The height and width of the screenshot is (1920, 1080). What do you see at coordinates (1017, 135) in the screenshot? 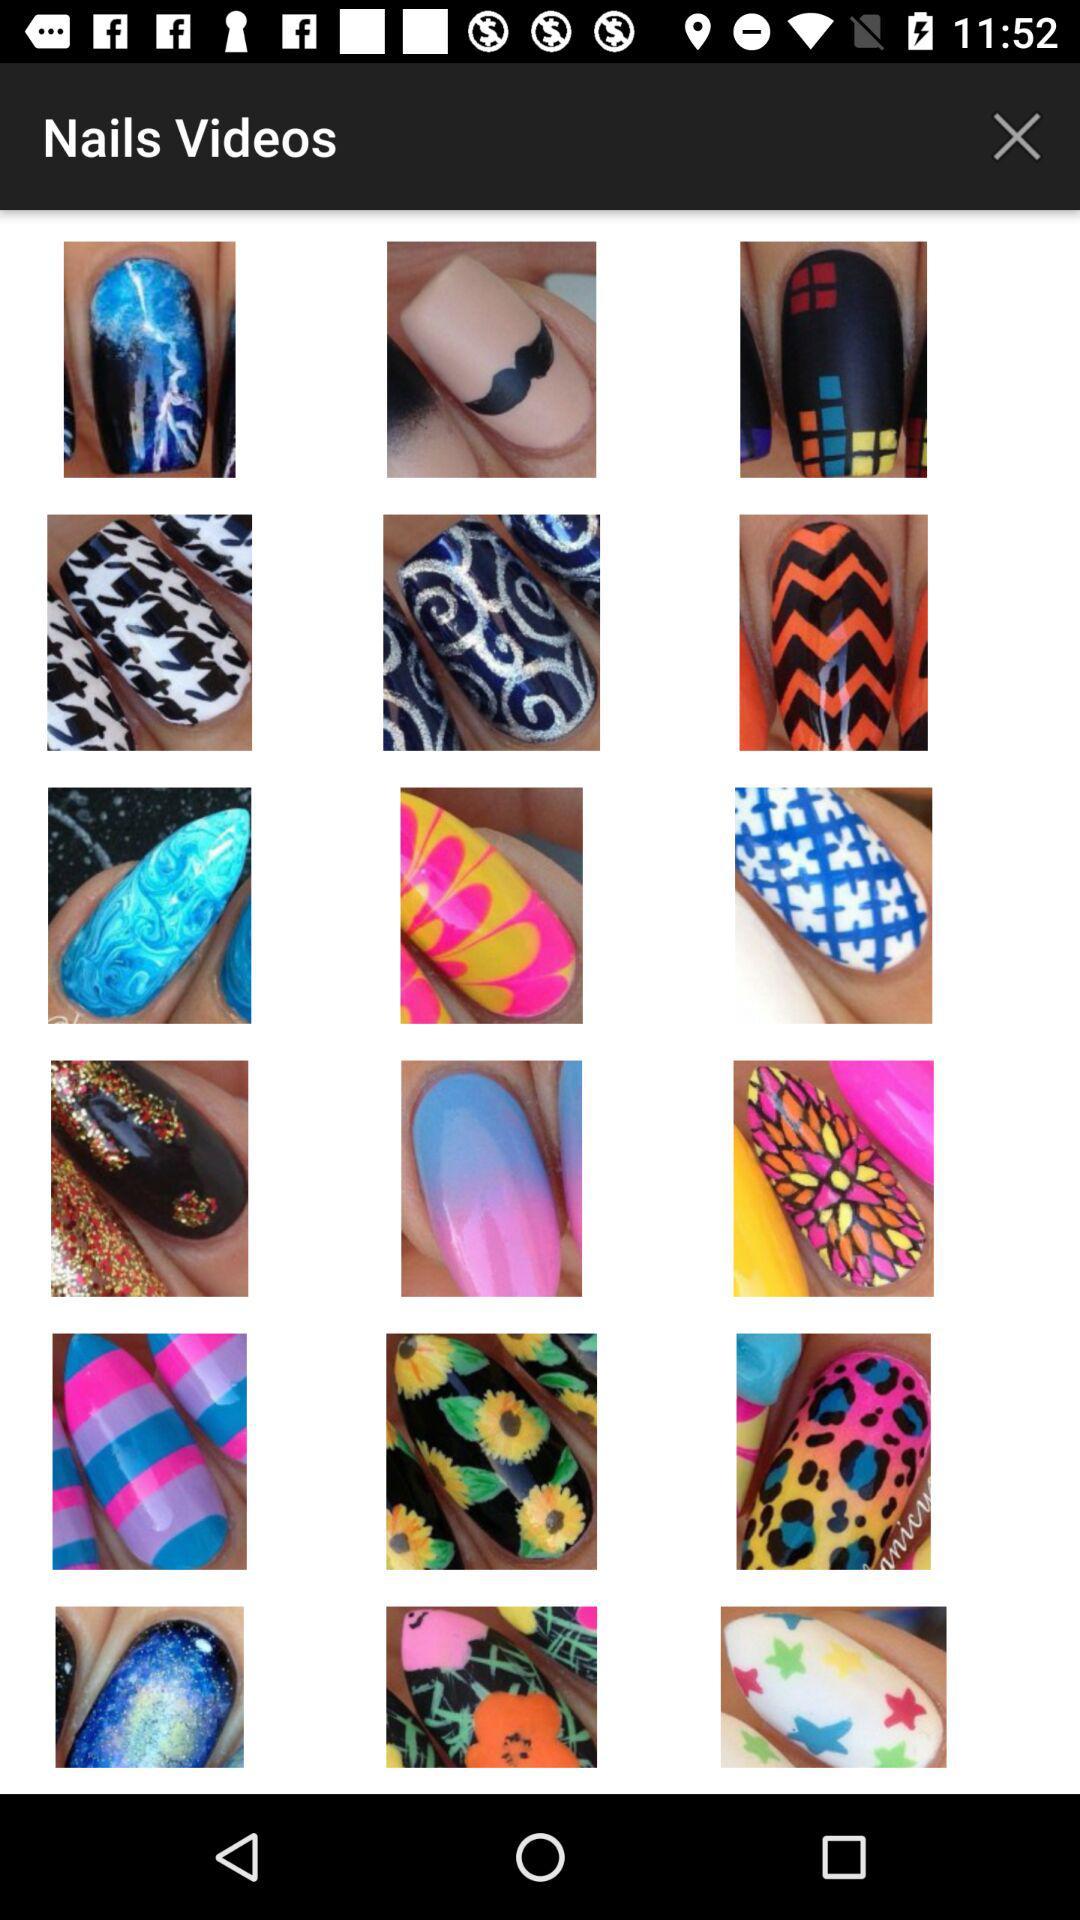
I see `search query` at bounding box center [1017, 135].